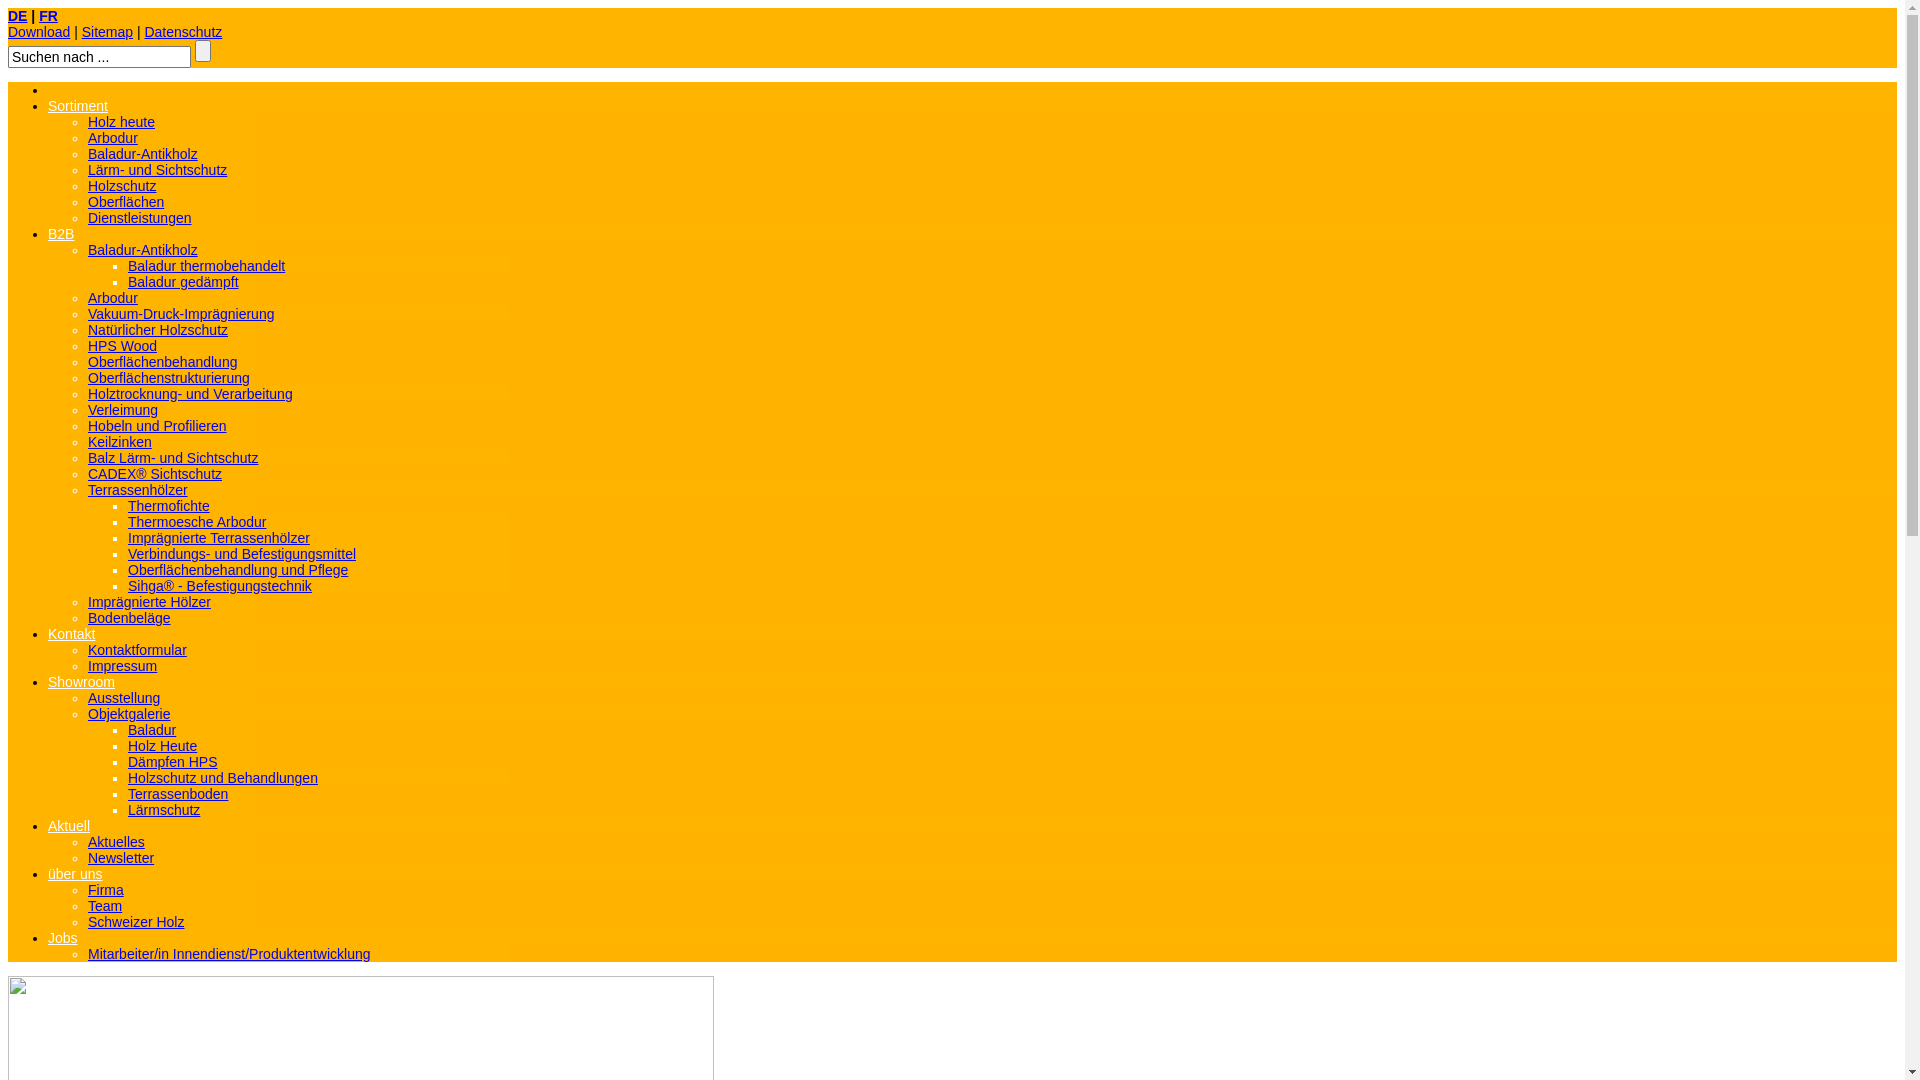 The width and height of the screenshot is (1920, 1080). I want to click on 'Download', so click(38, 31).